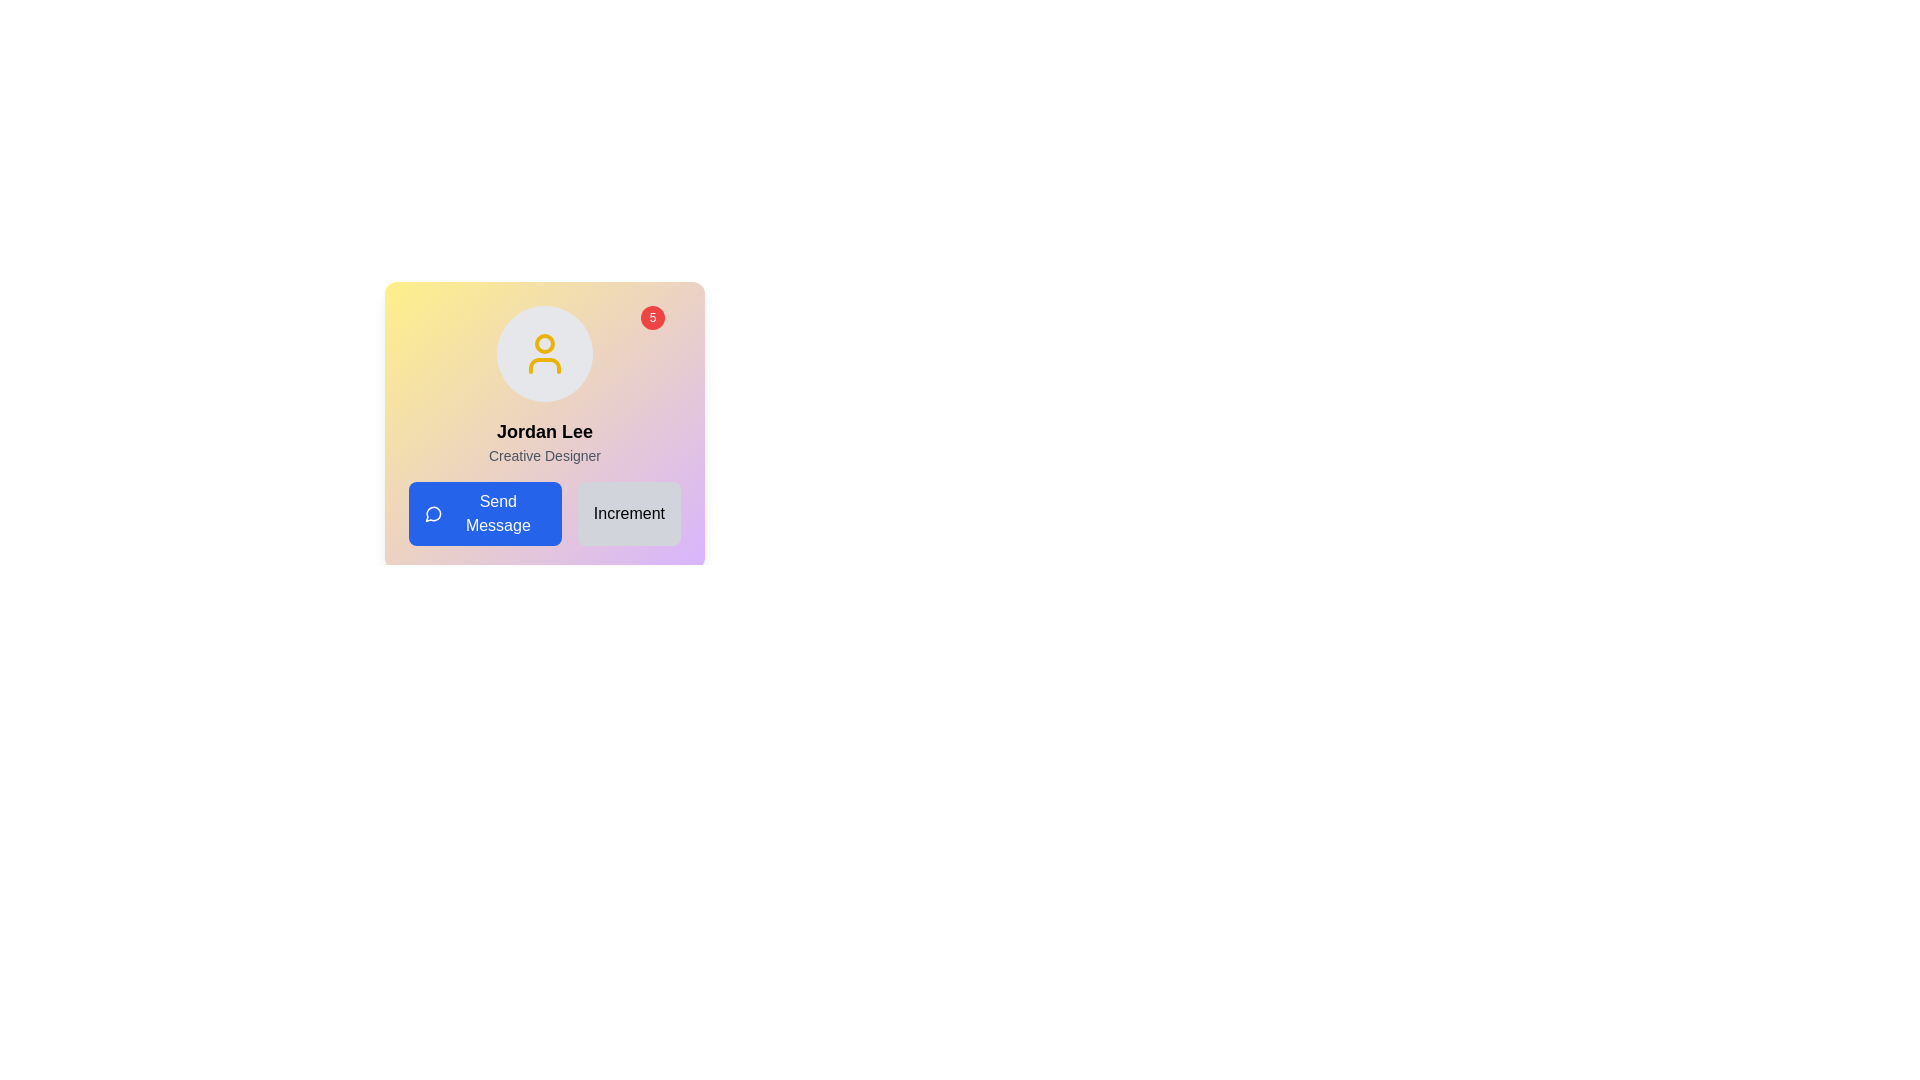 The image size is (1920, 1080). What do you see at coordinates (545, 455) in the screenshot?
I see `the text label that serves as a subtitle descriptor for the profile, located directly below the bold text 'Jordan Lee'` at bounding box center [545, 455].